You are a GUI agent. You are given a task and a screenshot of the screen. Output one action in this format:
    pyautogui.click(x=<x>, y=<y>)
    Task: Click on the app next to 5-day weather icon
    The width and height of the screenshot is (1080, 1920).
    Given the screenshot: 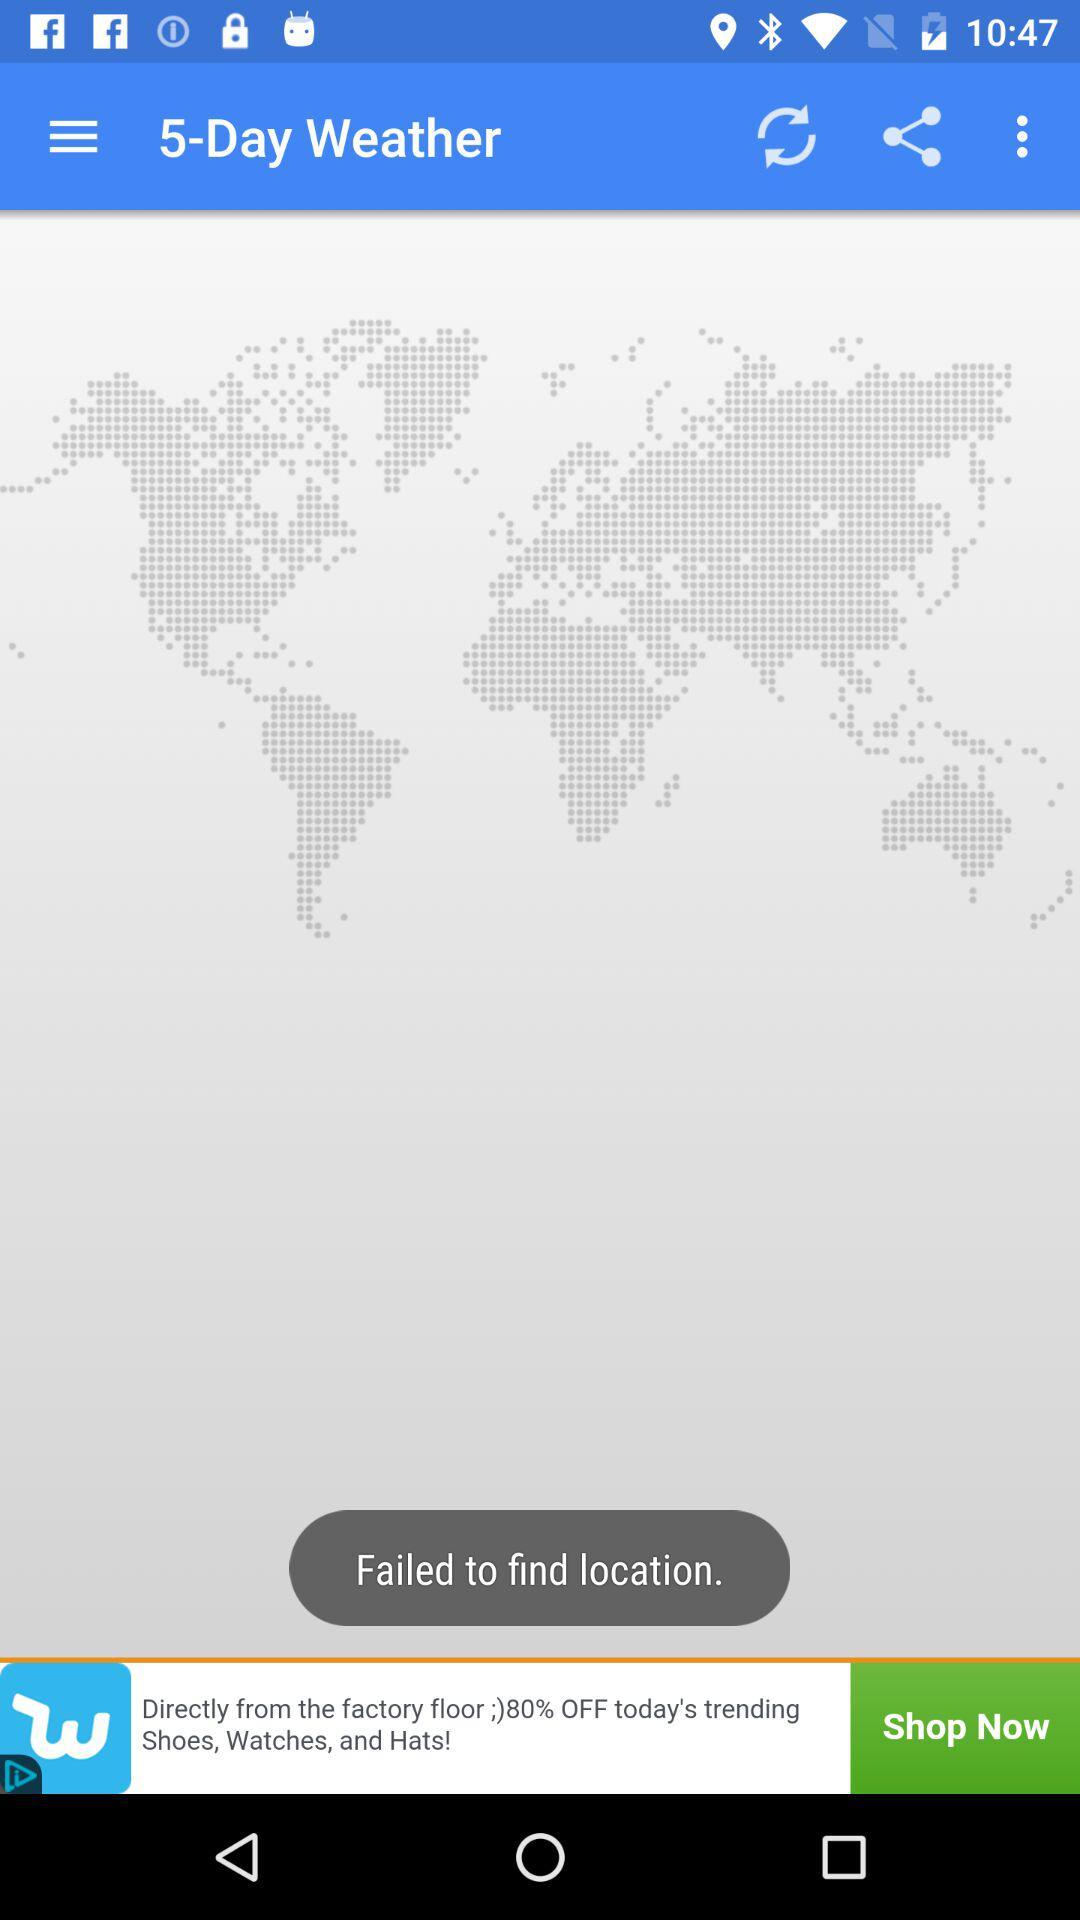 What is the action you would take?
    pyautogui.click(x=785, y=135)
    